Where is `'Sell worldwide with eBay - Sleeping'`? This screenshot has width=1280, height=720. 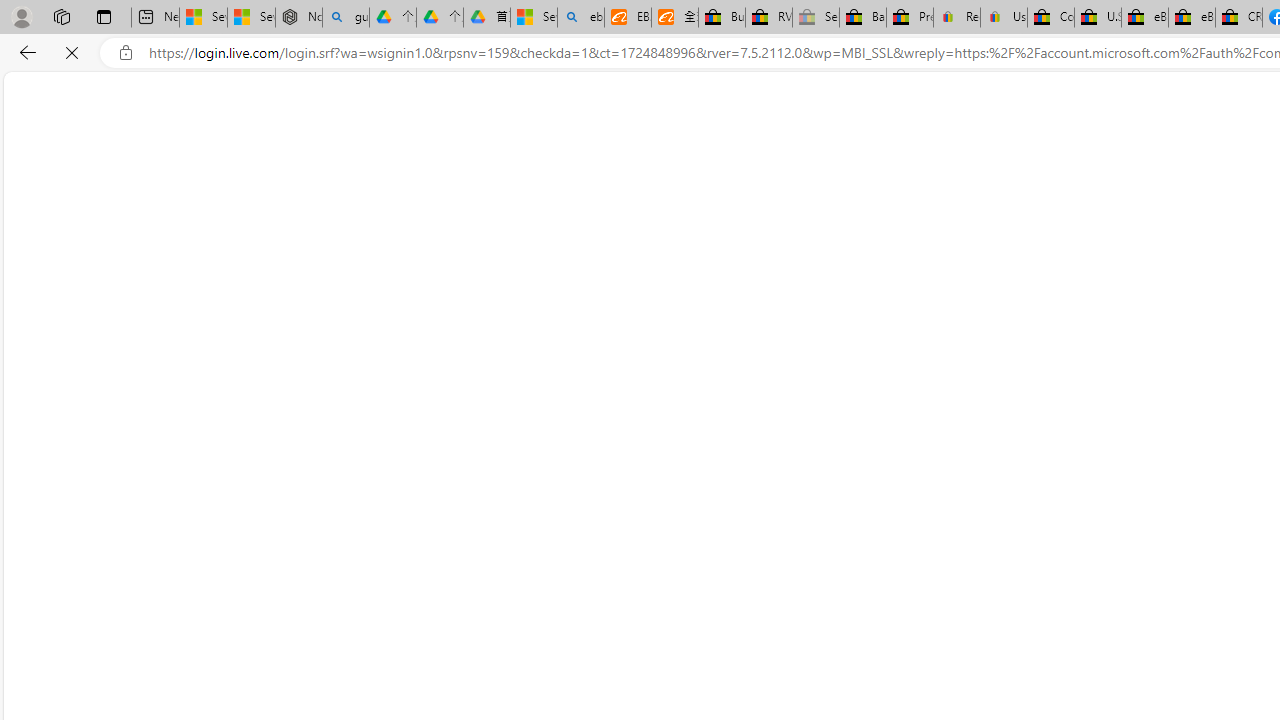 'Sell worldwide with eBay - Sleeping' is located at coordinates (815, 17).